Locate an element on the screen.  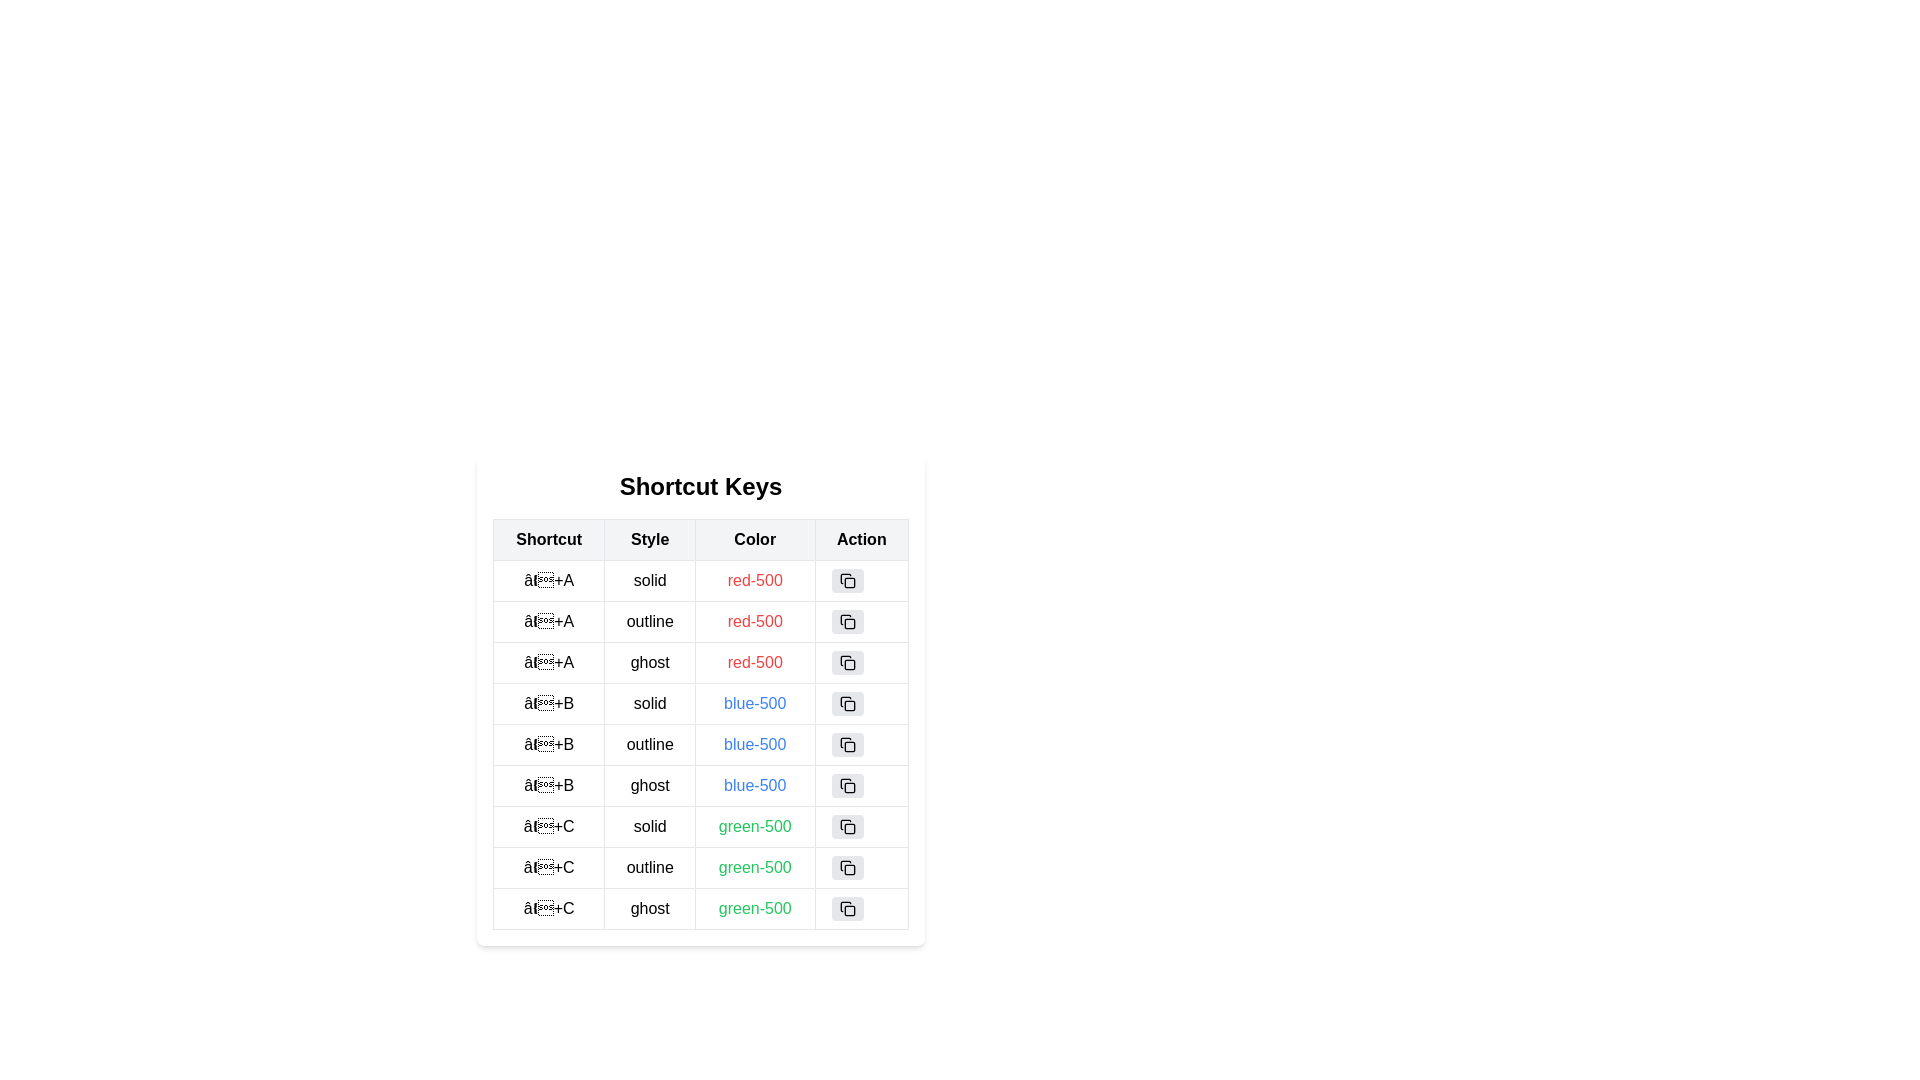
the copy icon located in the 'Action' column of the row labeled 'blue-500 outline' is located at coordinates (845, 743).